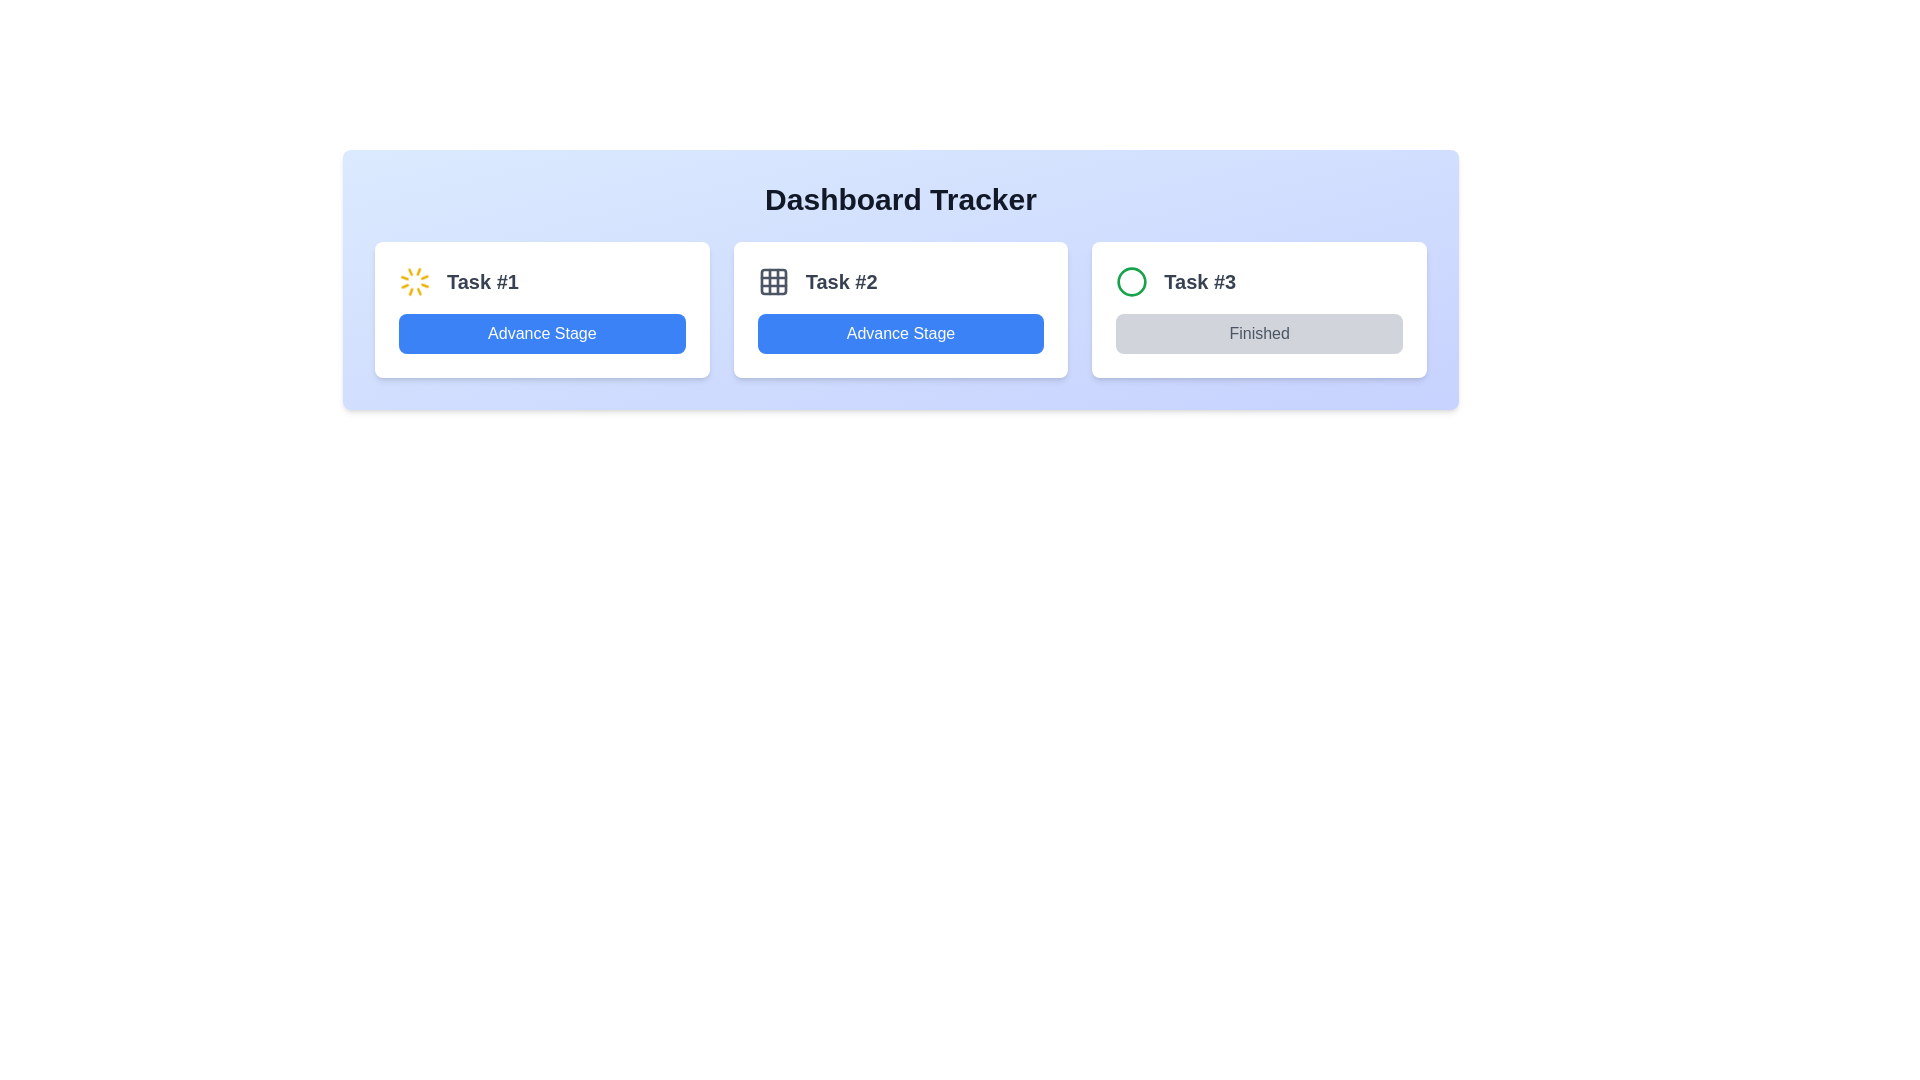  What do you see at coordinates (1258, 333) in the screenshot?
I see `the completed status indicator button located in the third task card labeled 'Task #3'. This button is non-clickable and signifies that the task is finished` at bounding box center [1258, 333].